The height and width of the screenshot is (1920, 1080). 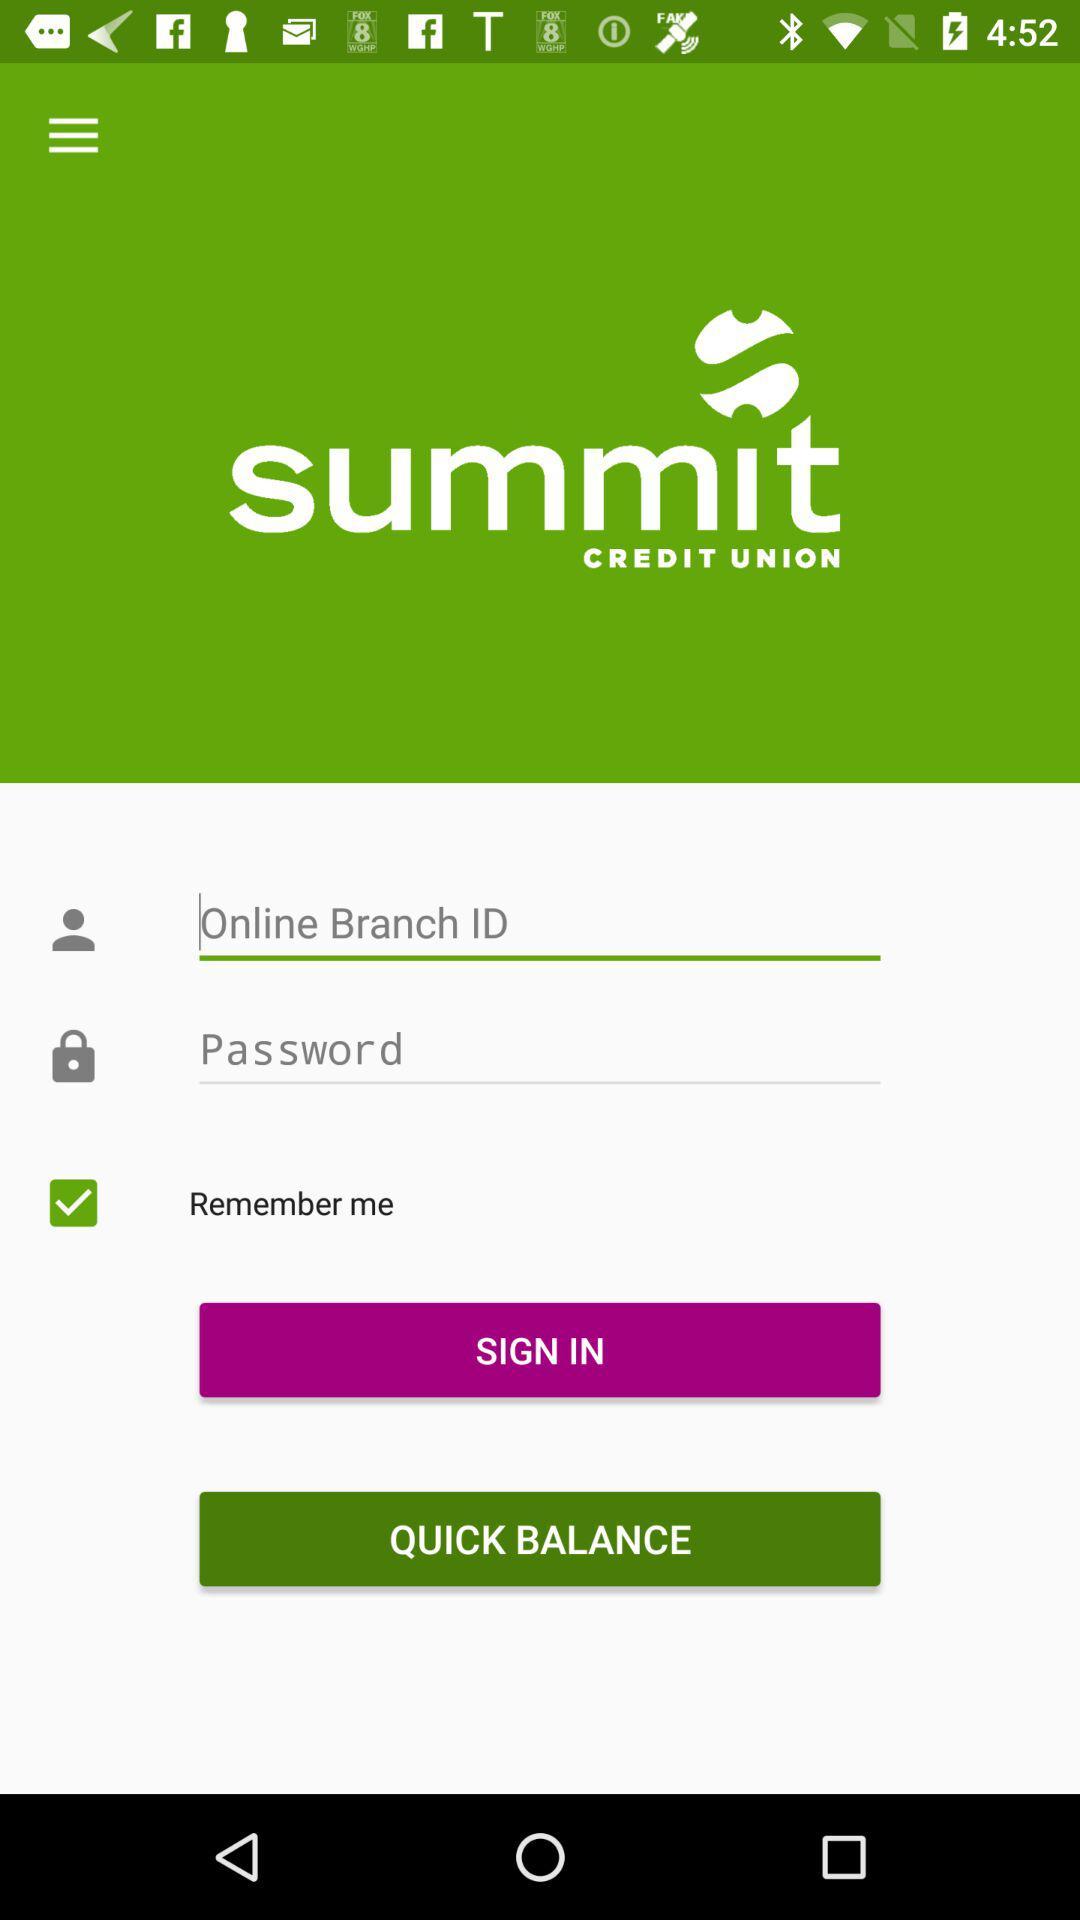 I want to click on item to the left of the remember me icon, so click(x=72, y=1202).